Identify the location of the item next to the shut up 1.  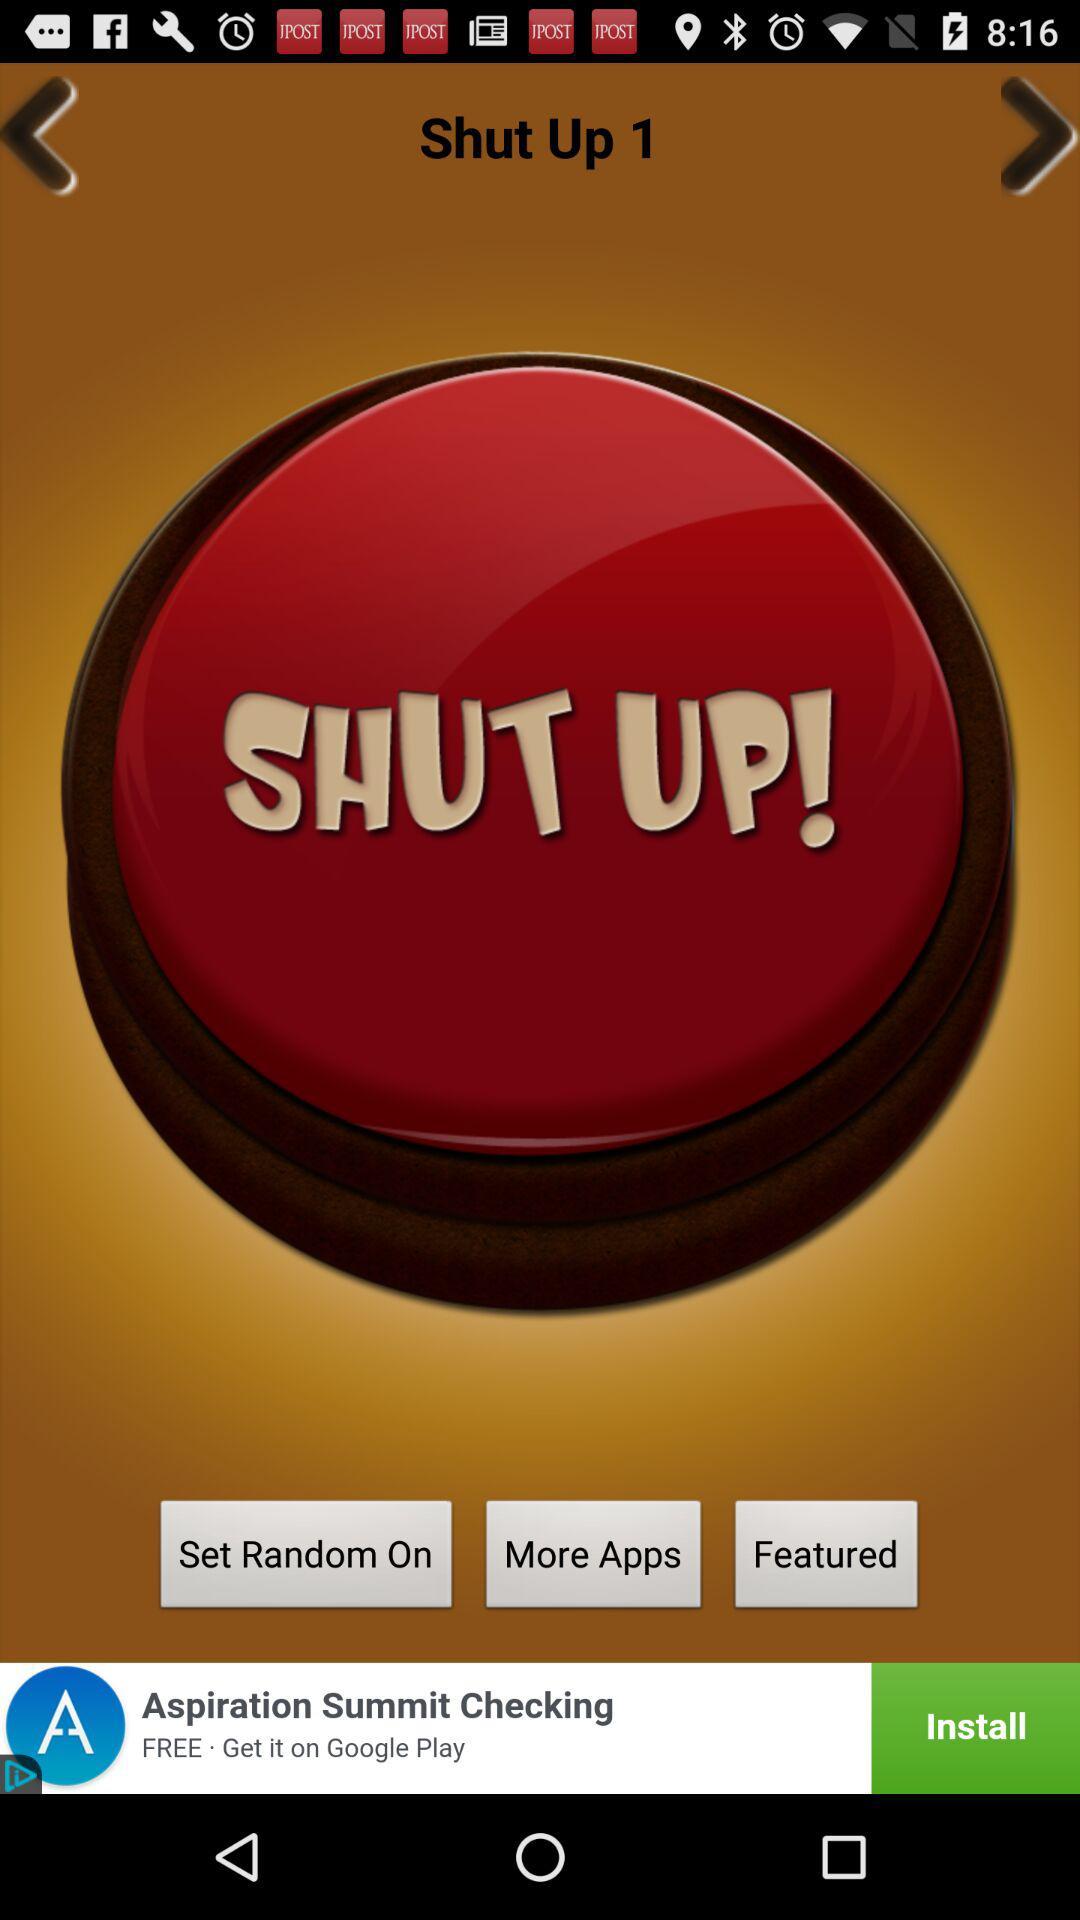
(39, 135).